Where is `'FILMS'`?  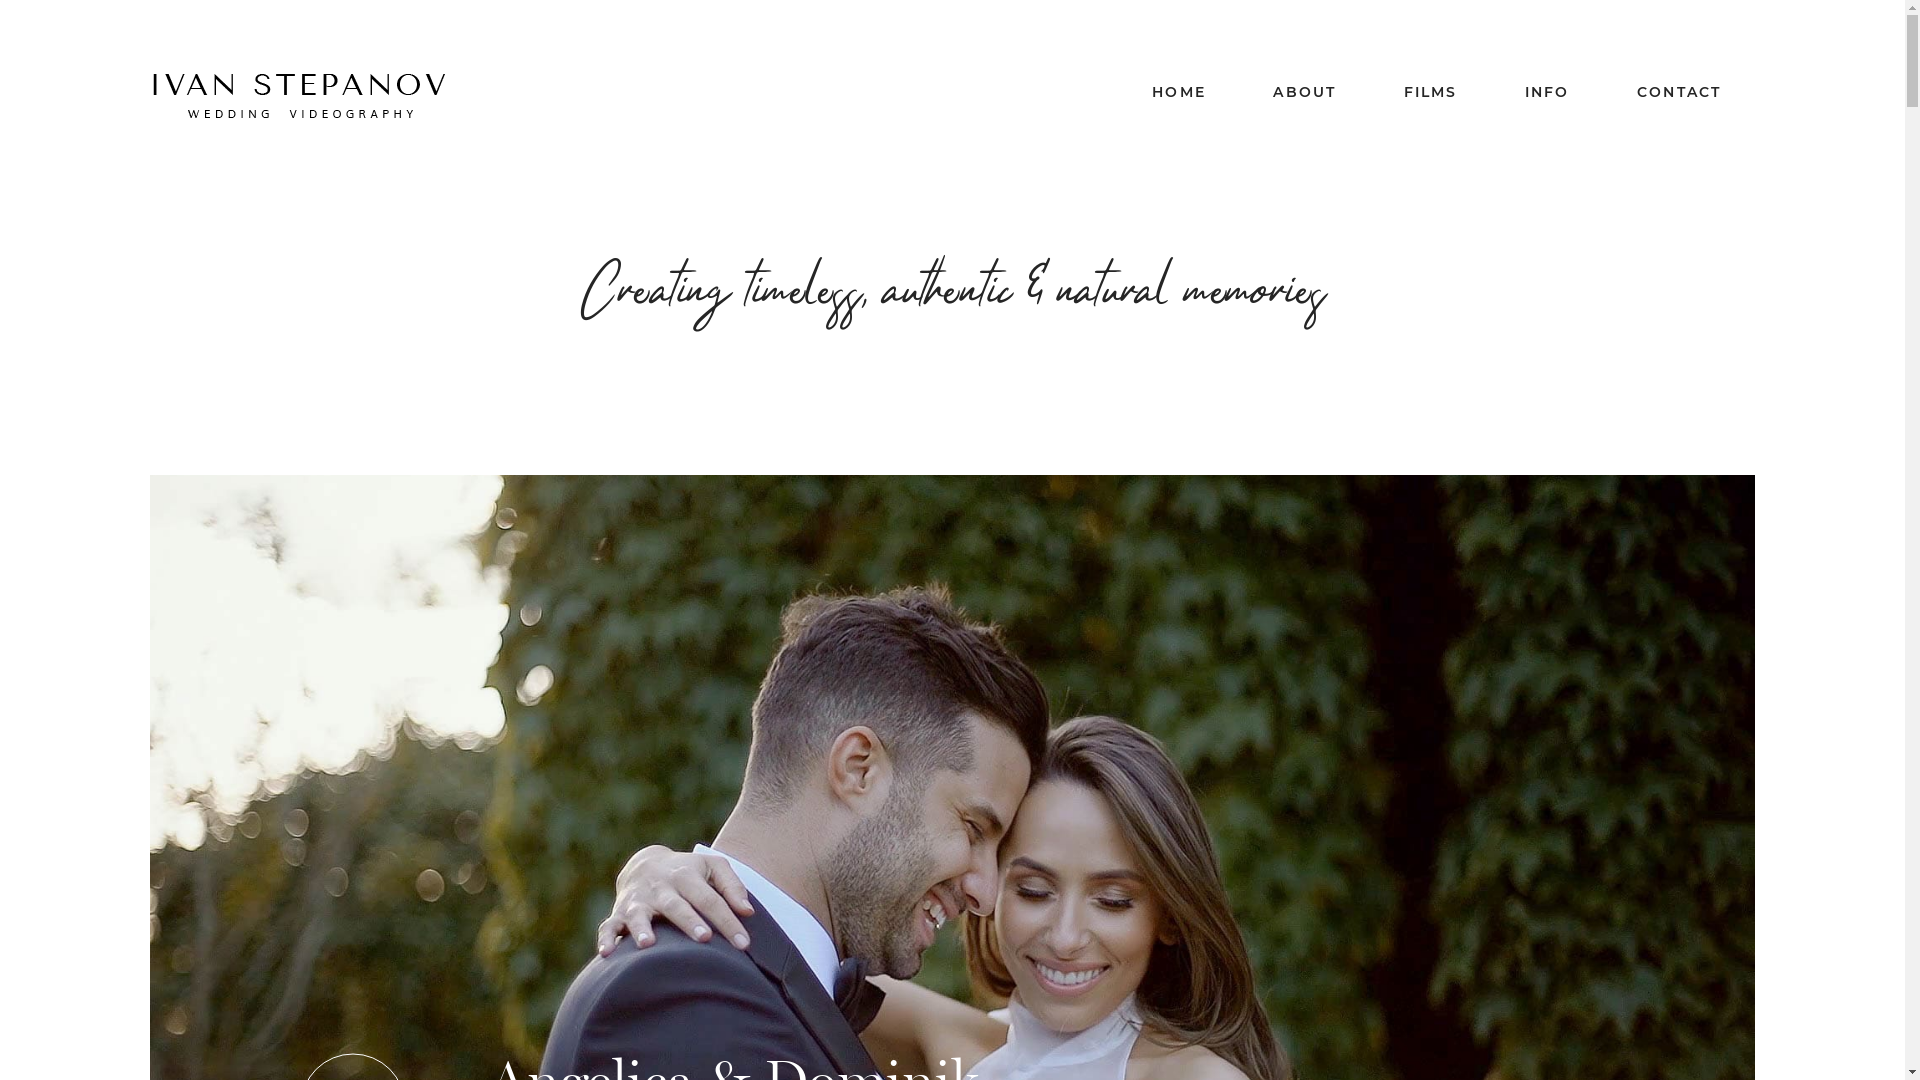
'FILMS' is located at coordinates (1429, 92).